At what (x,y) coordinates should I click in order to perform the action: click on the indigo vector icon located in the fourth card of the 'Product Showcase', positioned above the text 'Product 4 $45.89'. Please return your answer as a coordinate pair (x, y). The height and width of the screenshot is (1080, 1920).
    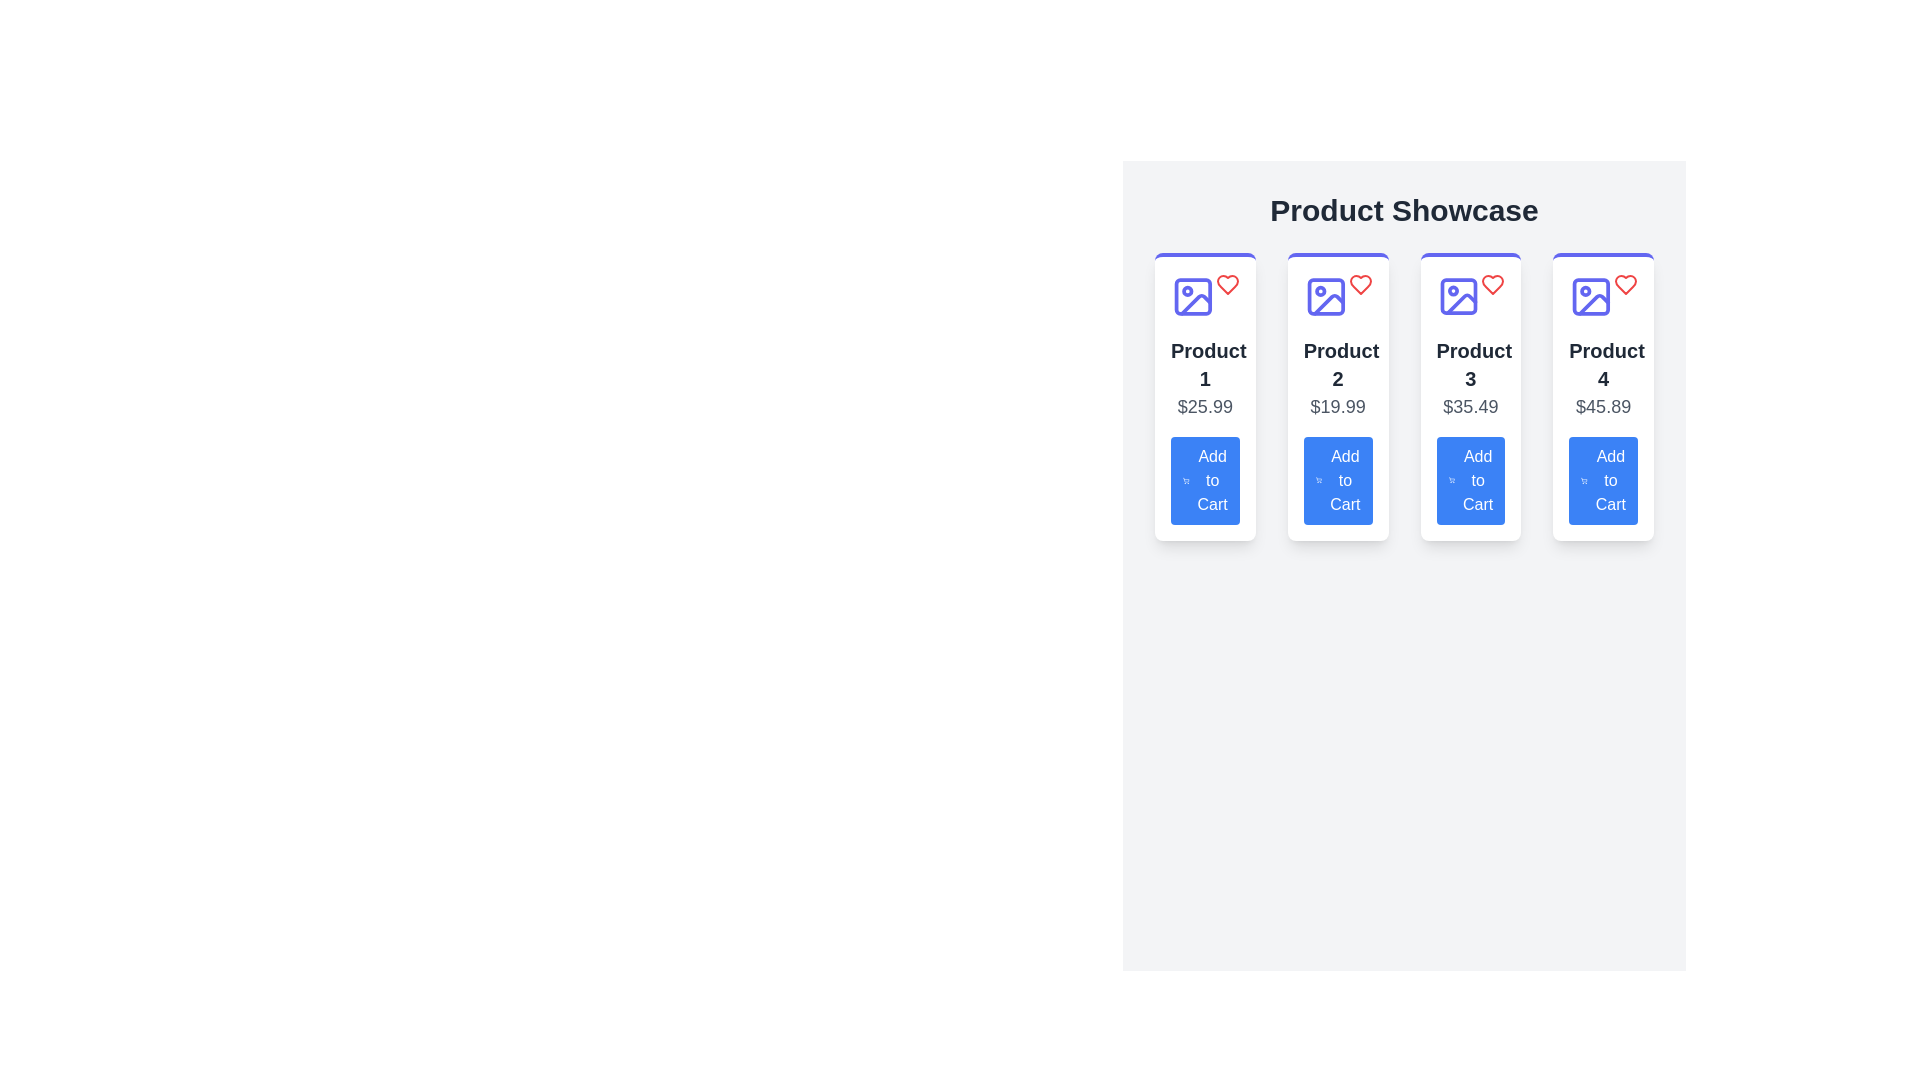
    Looking at the image, I should click on (1590, 297).